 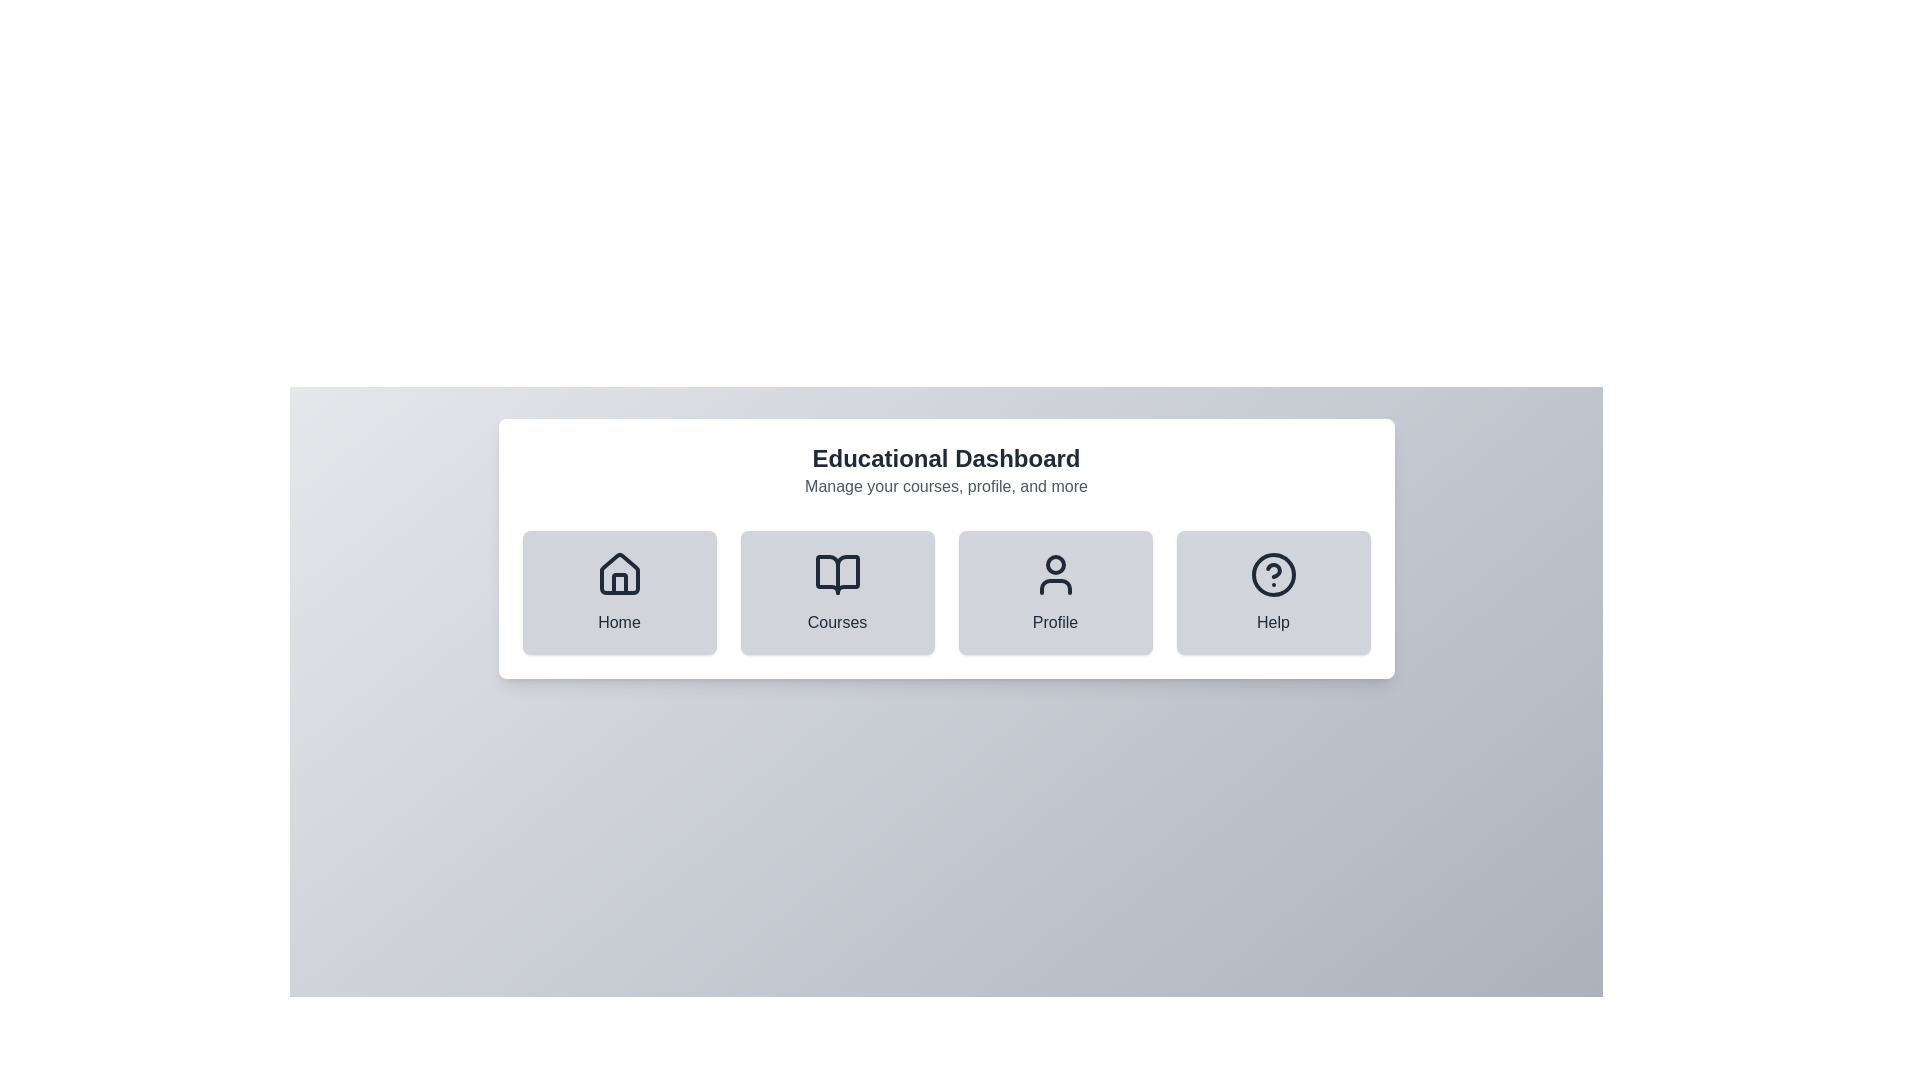 What do you see at coordinates (1054, 622) in the screenshot?
I see `the text label that identifies the user profile management feature, located within its feature card directly below the user icon` at bounding box center [1054, 622].